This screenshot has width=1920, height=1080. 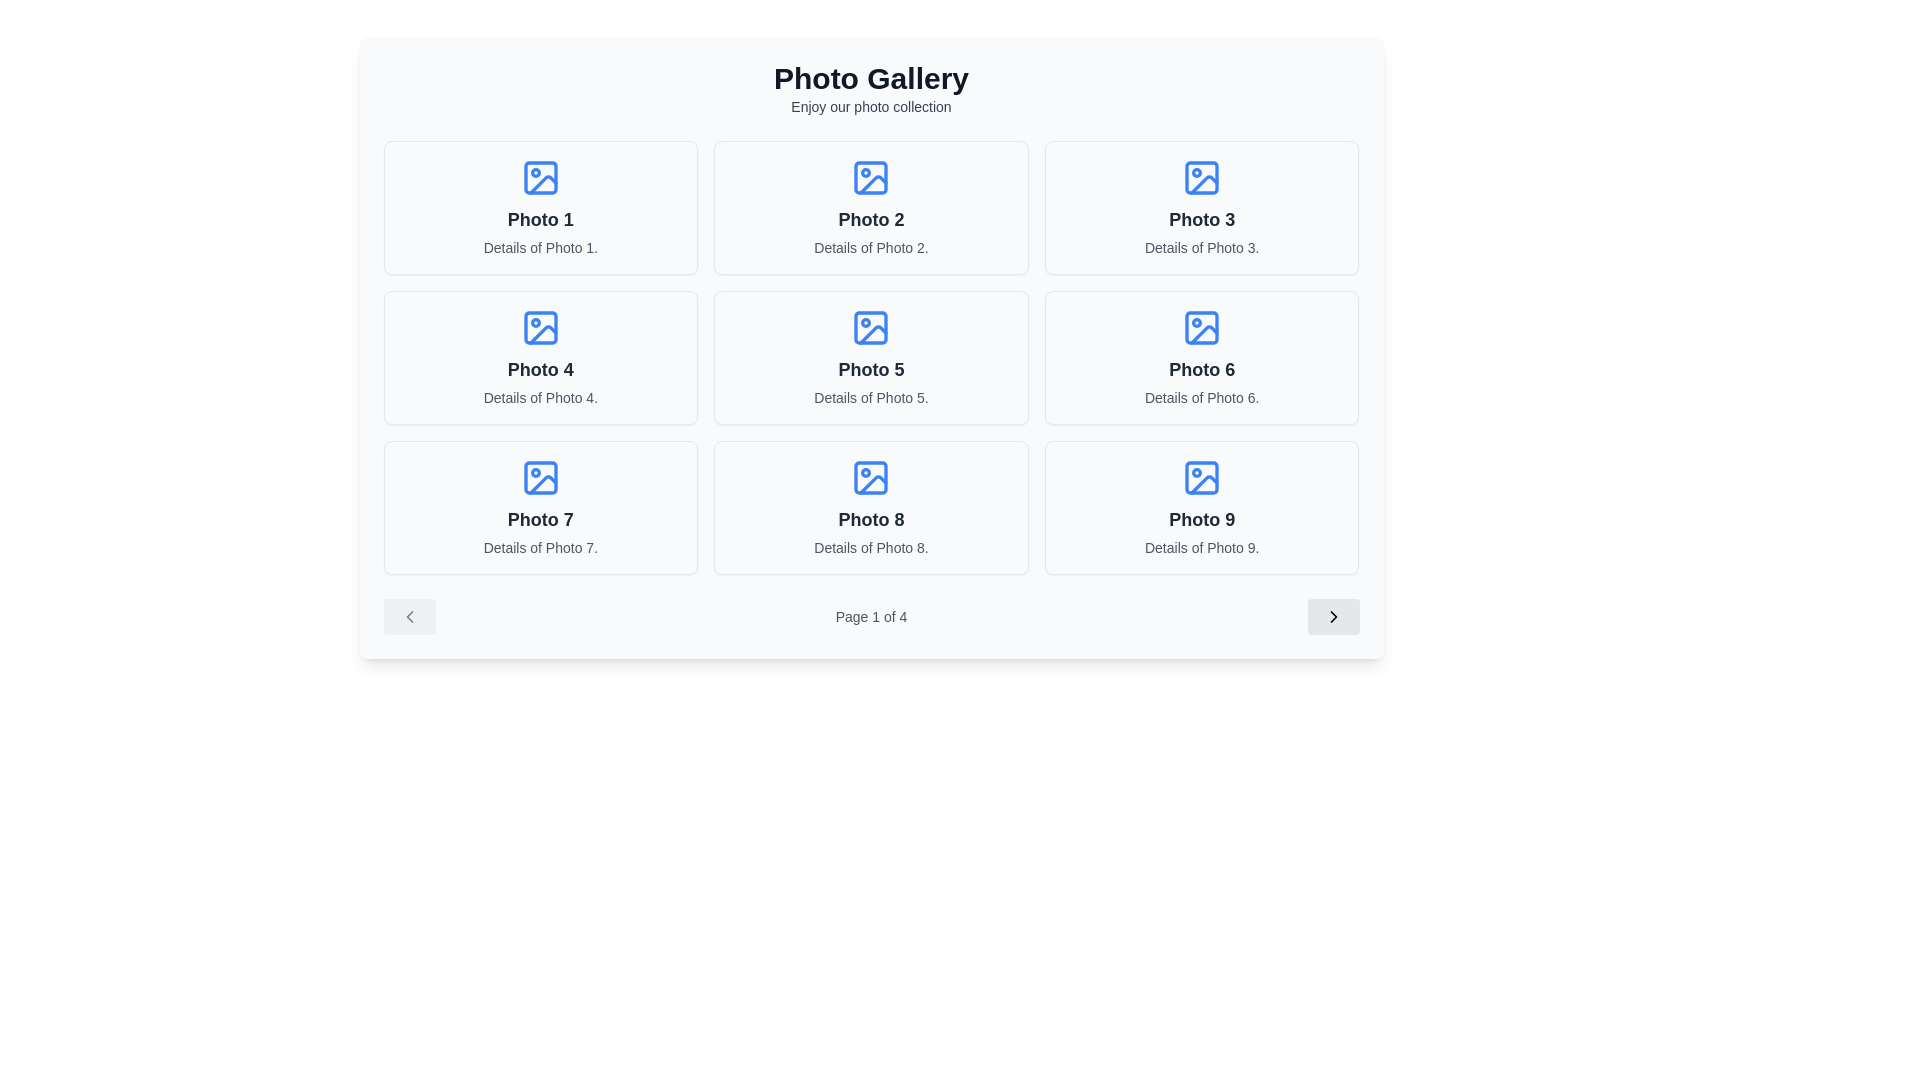 What do you see at coordinates (1201, 397) in the screenshot?
I see `the static text component that provides additional descriptive details for Photo 6, located in the sixth position of a 3x3 grid layout in the Photo Gallery interface` at bounding box center [1201, 397].